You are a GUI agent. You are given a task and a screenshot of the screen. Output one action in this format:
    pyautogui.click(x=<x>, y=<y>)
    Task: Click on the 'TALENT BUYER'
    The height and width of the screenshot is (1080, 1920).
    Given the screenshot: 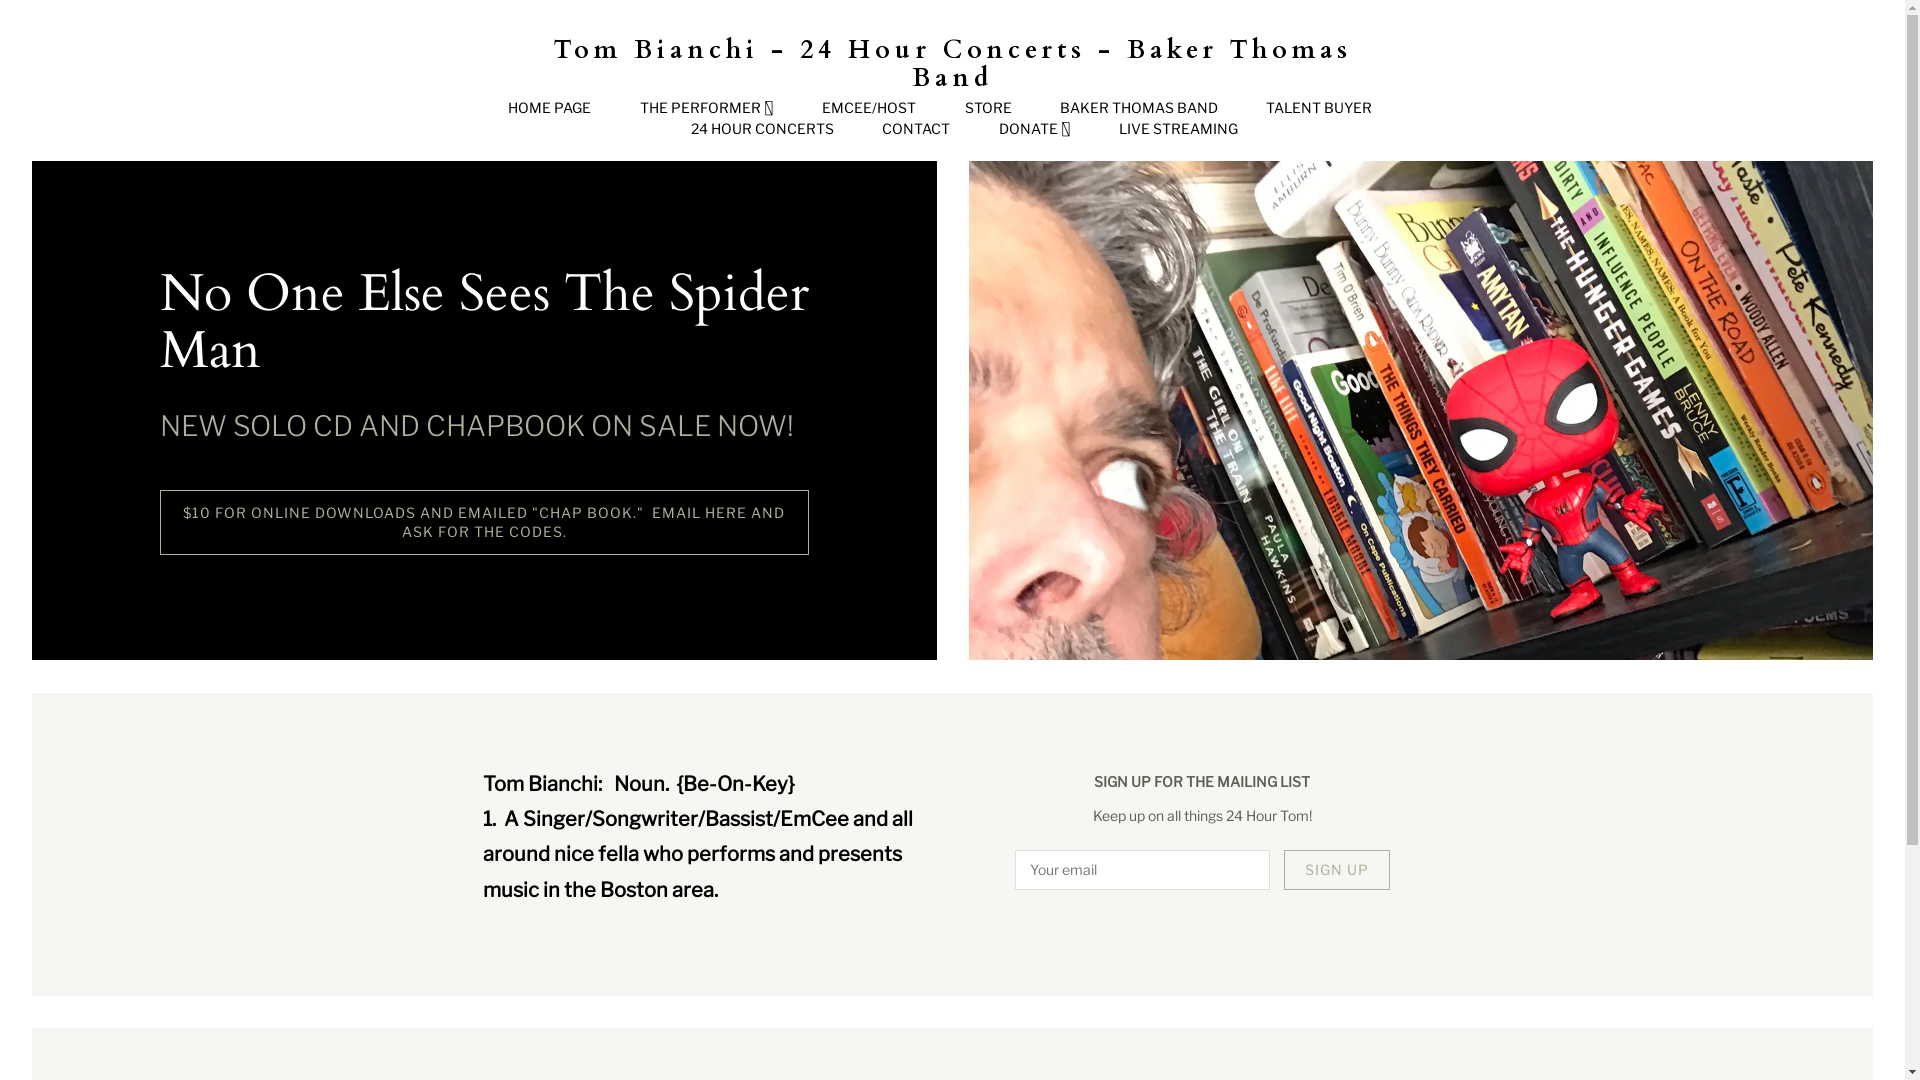 What is the action you would take?
    pyautogui.click(x=1319, y=108)
    